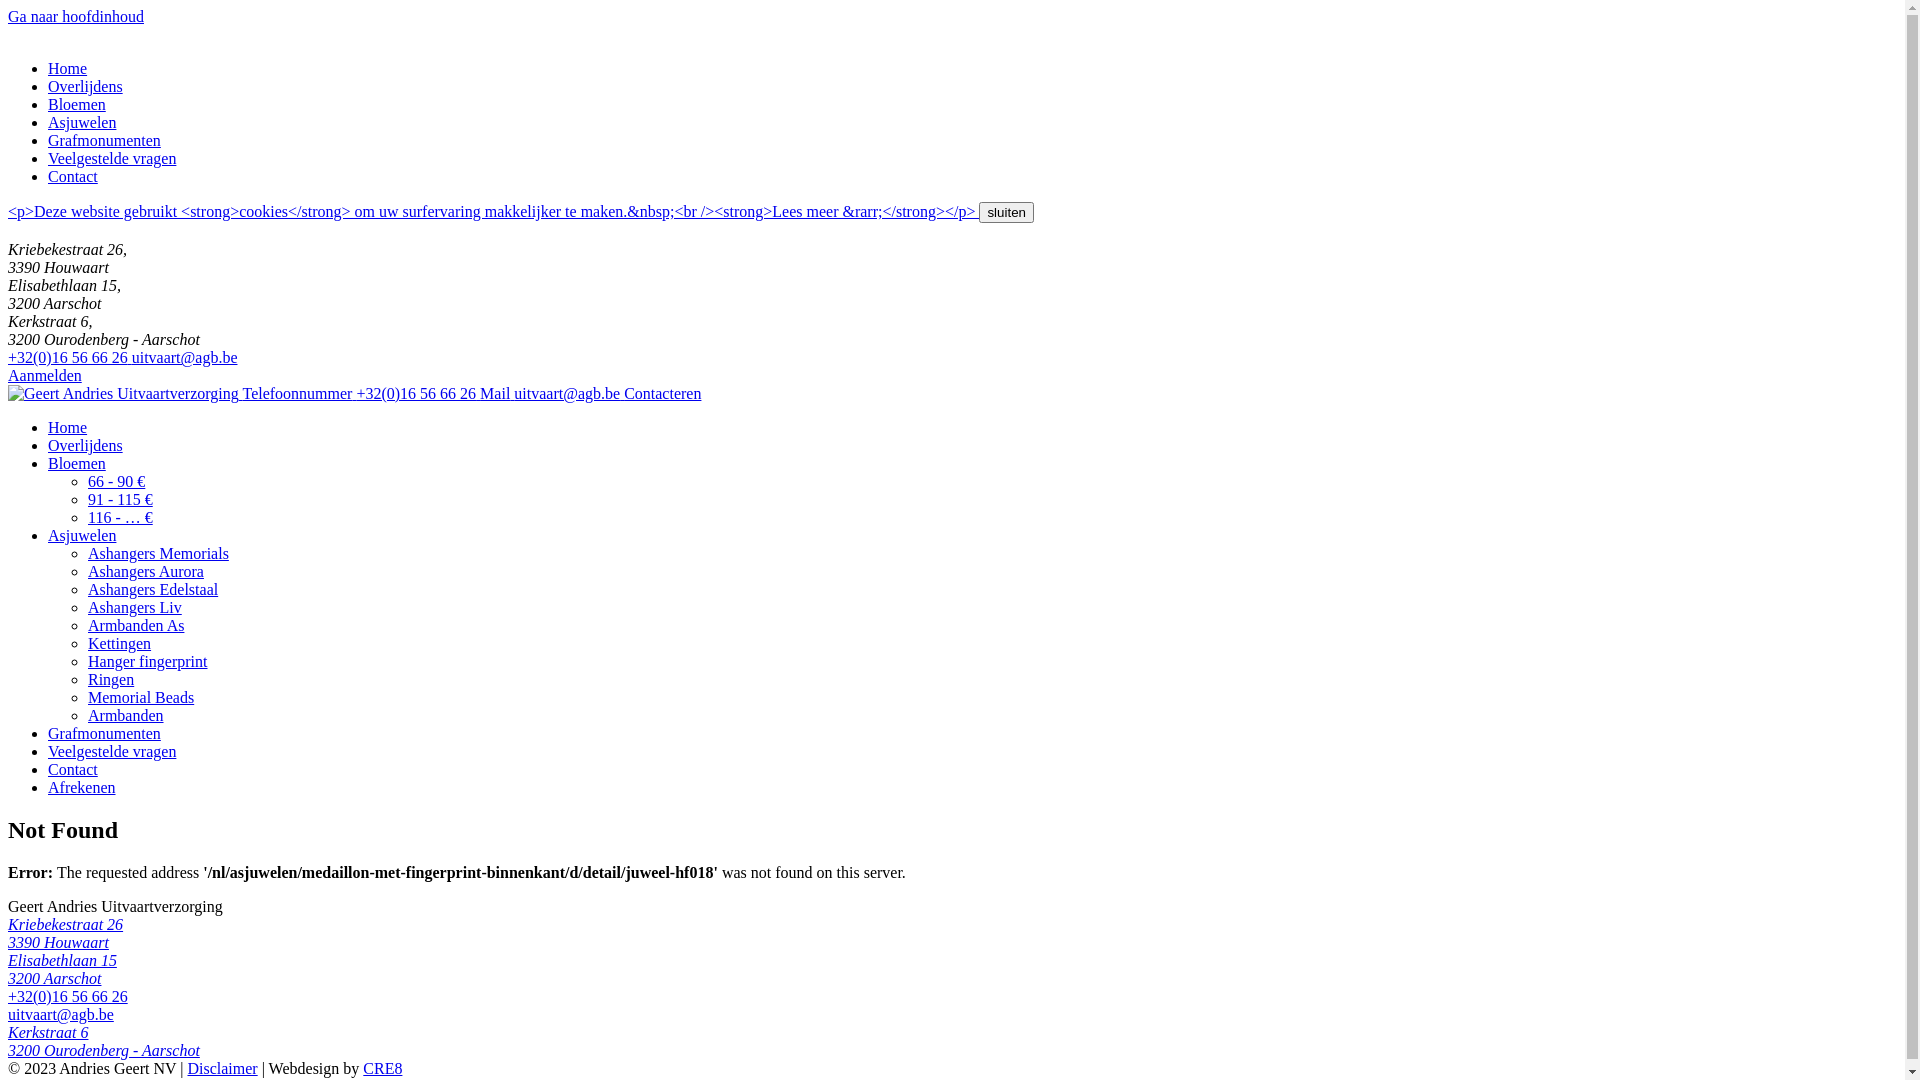 The image size is (1920, 1080). I want to click on 'Hanger fingerprint', so click(147, 661).